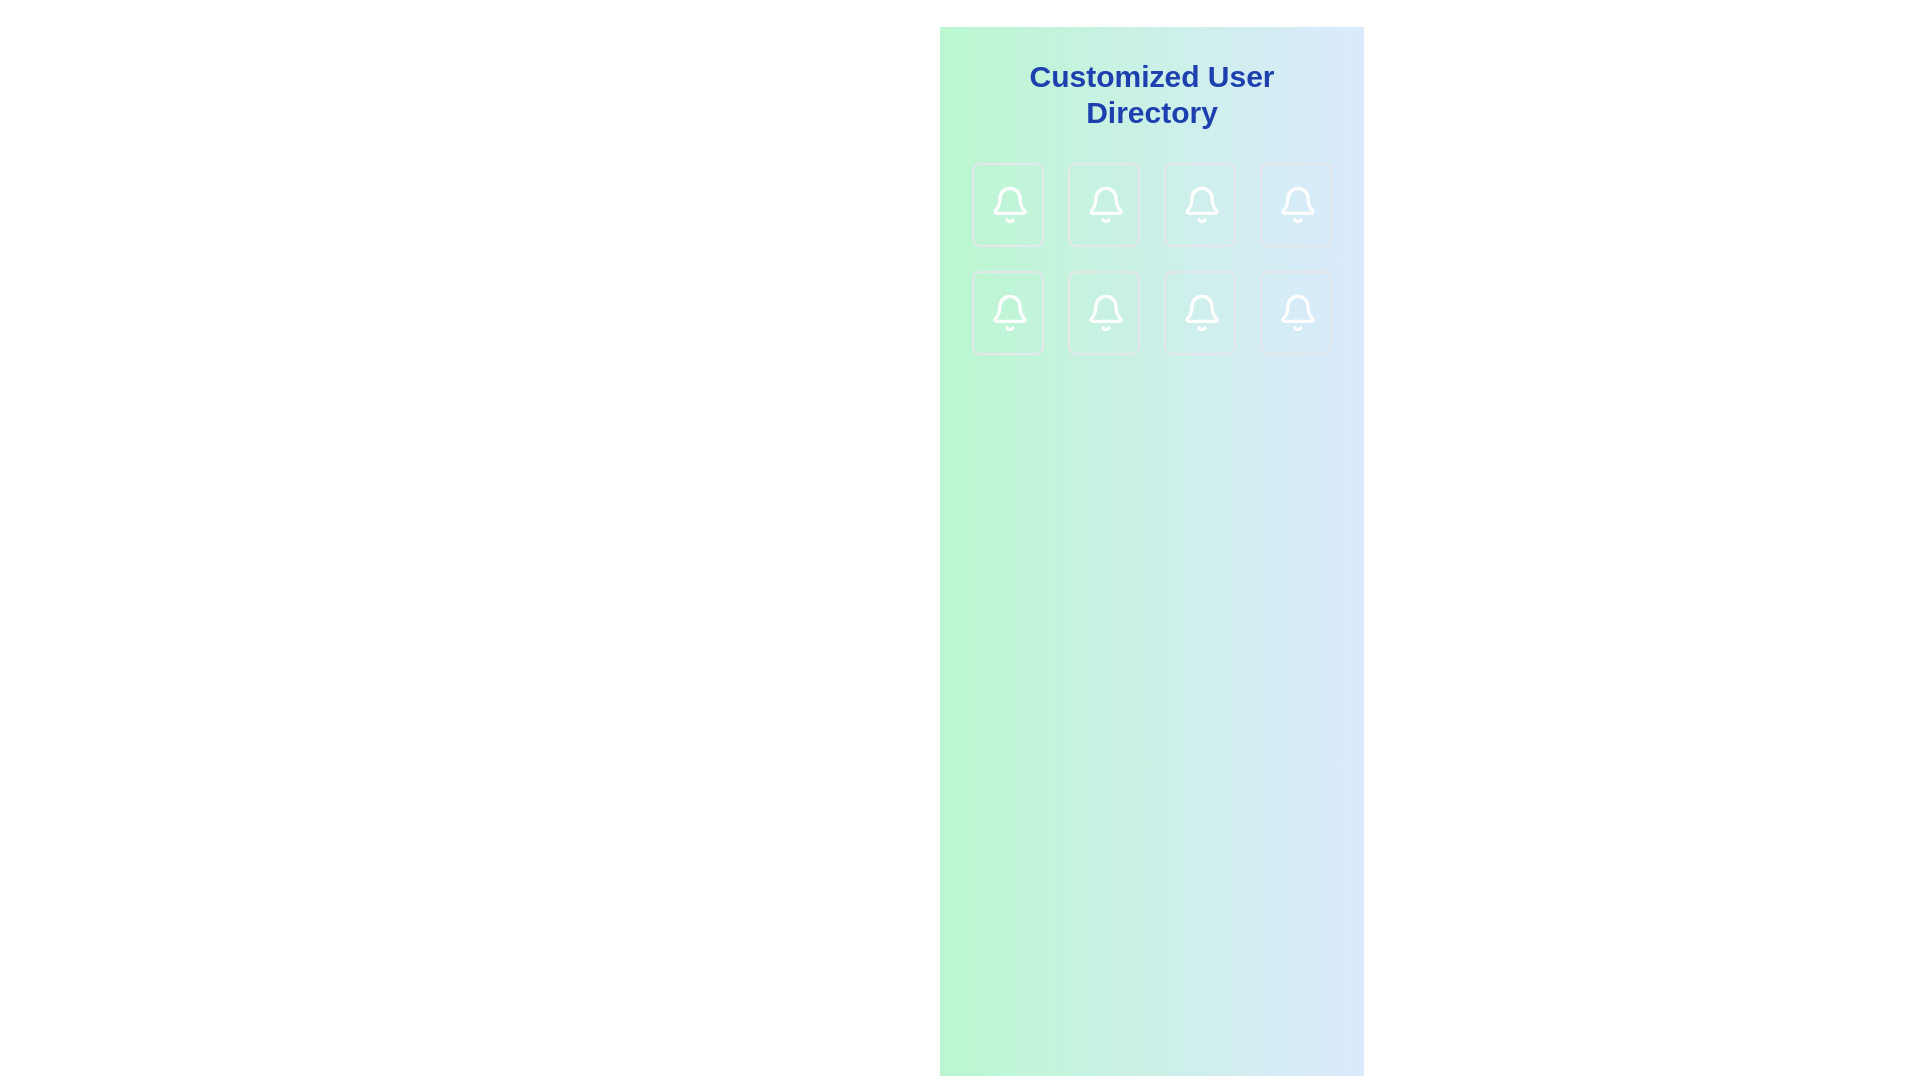 The image size is (1920, 1080). Describe the element at coordinates (1200, 200) in the screenshot. I see `the notification bell icon located in the second row and third column of a 3x3 grid arrangement of icons` at that location.